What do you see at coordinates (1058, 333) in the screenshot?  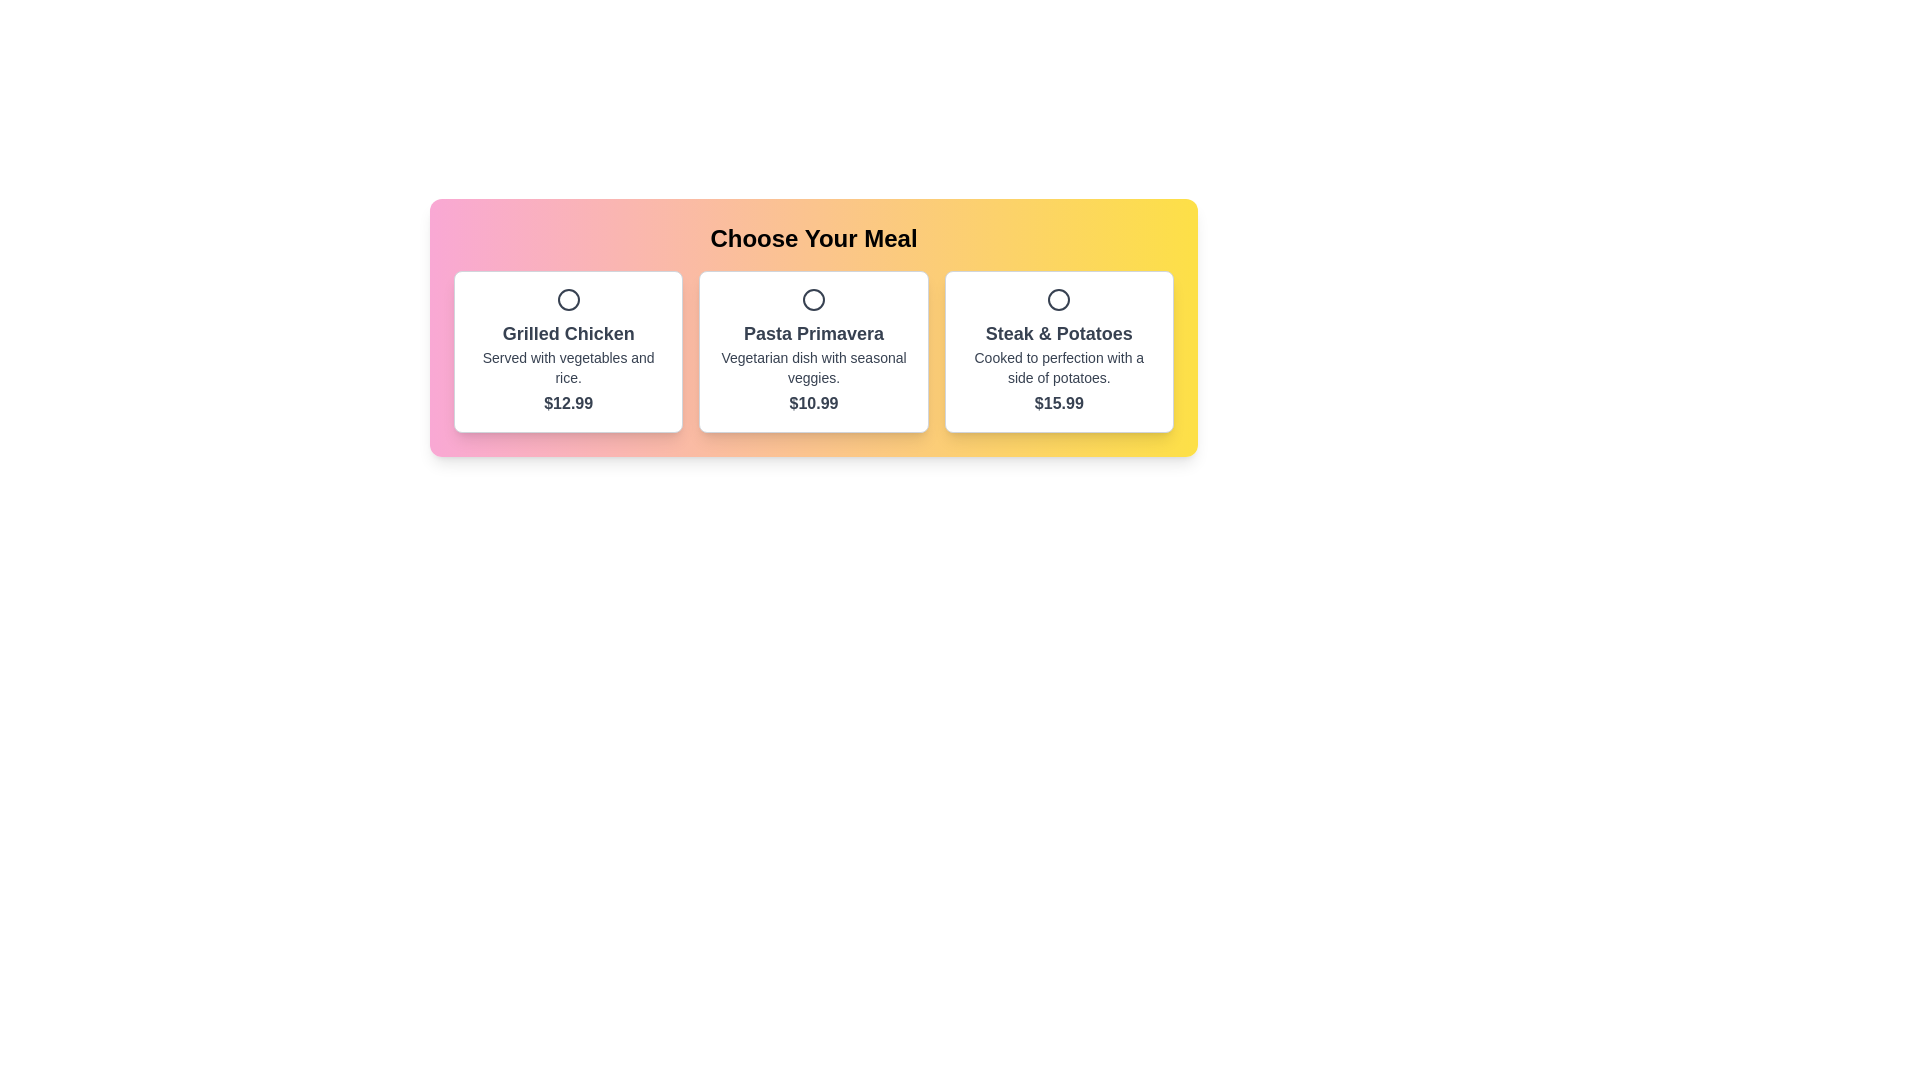 I see `the title or header text of the third rectangular card from the left, which identifies the content within the card` at bounding box center [1058, 333].